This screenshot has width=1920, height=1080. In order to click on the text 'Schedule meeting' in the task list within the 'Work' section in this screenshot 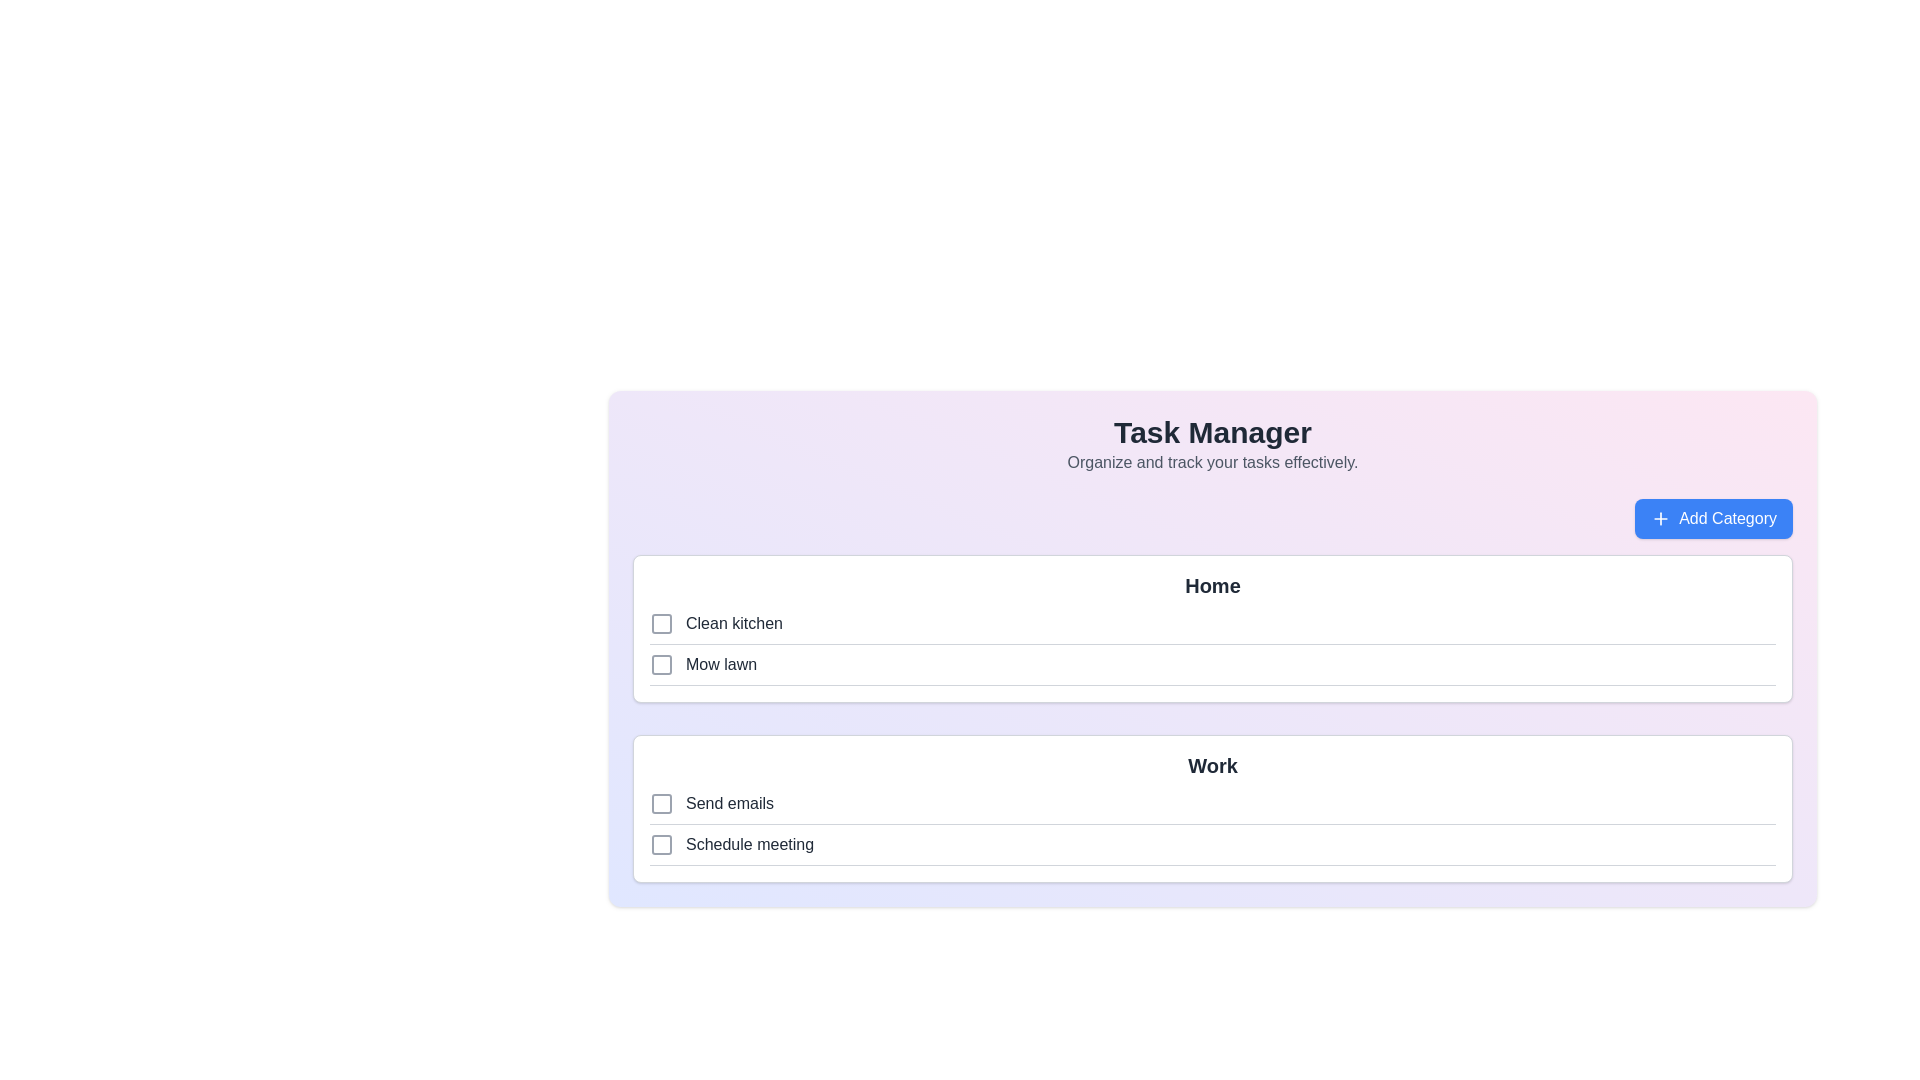, I will do `click(749, 844)`.